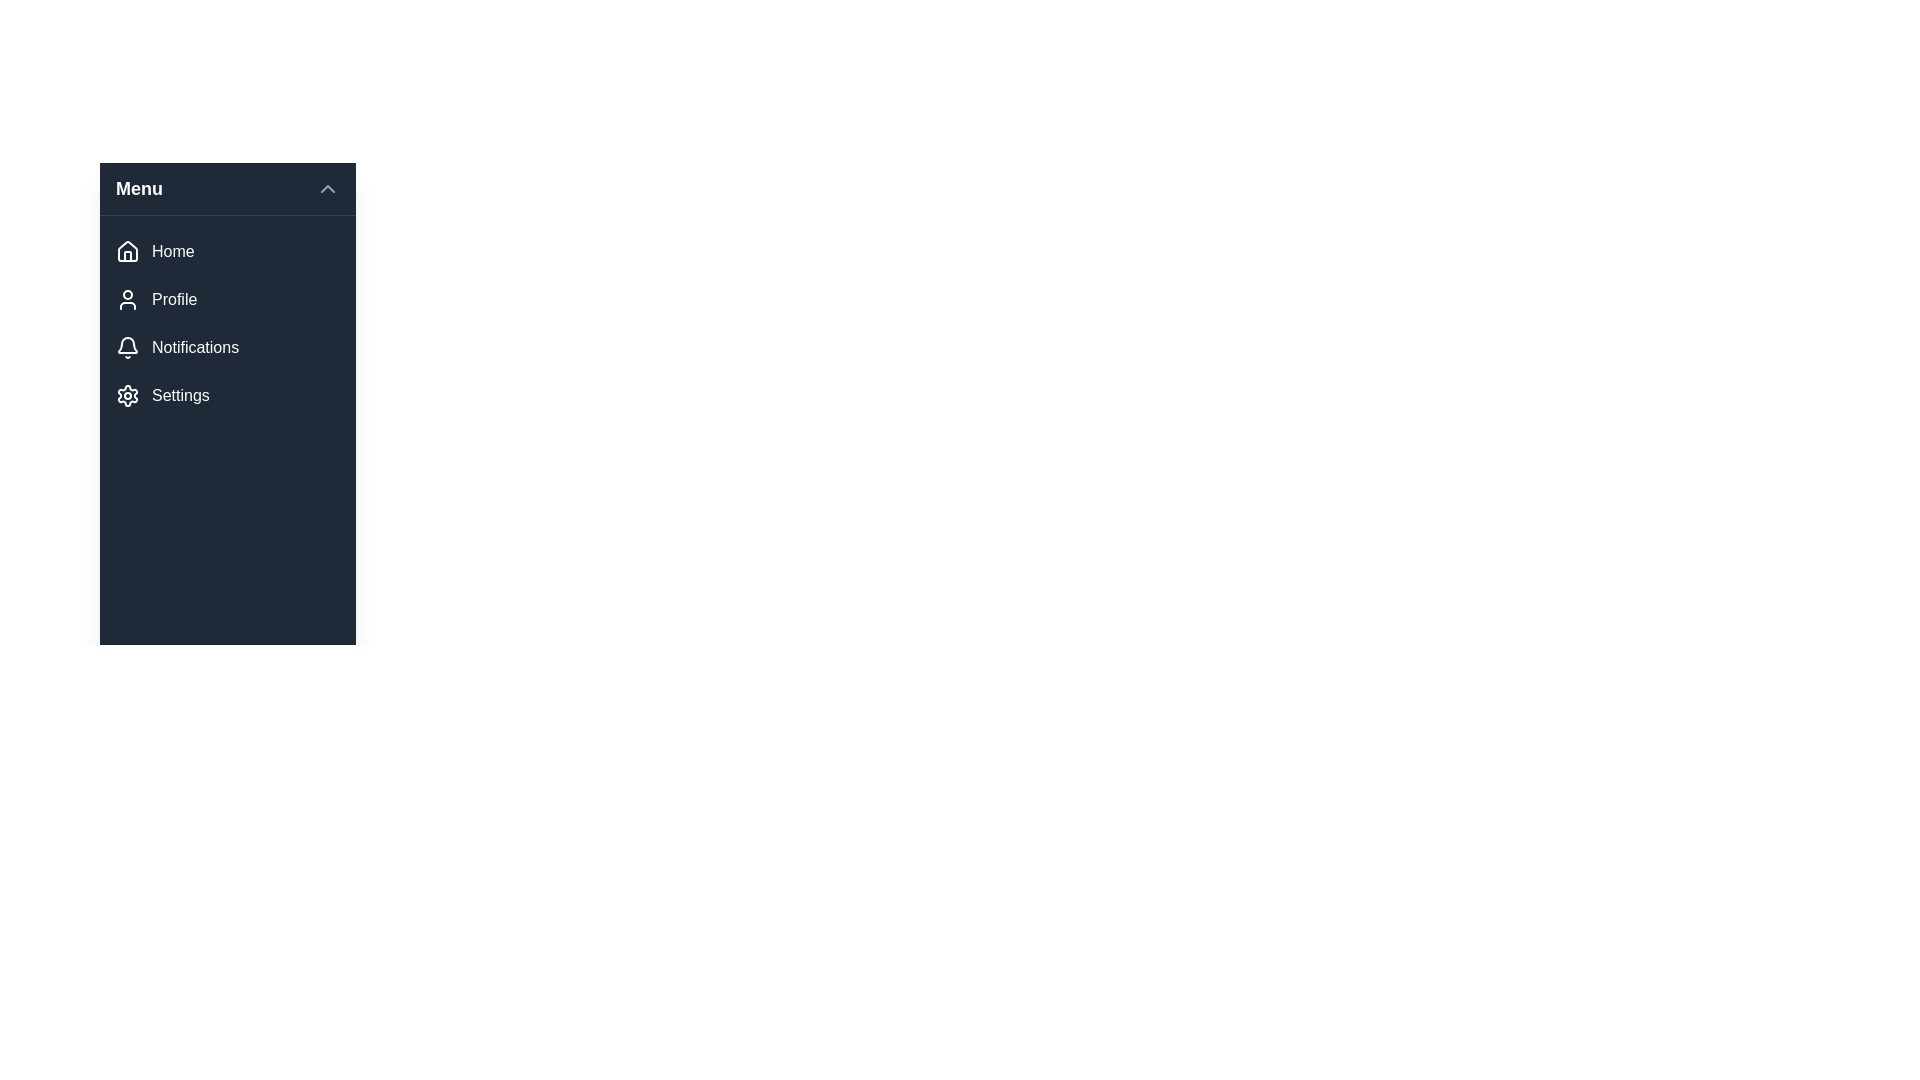 Image resolution: width=1920 pixels, height=1080 pixels. I want to click on the 'Profile' text label, which is a white font on a dark background located in the vertical menu, positioned between 'Home' and 'Notifications', so click(174, 300).